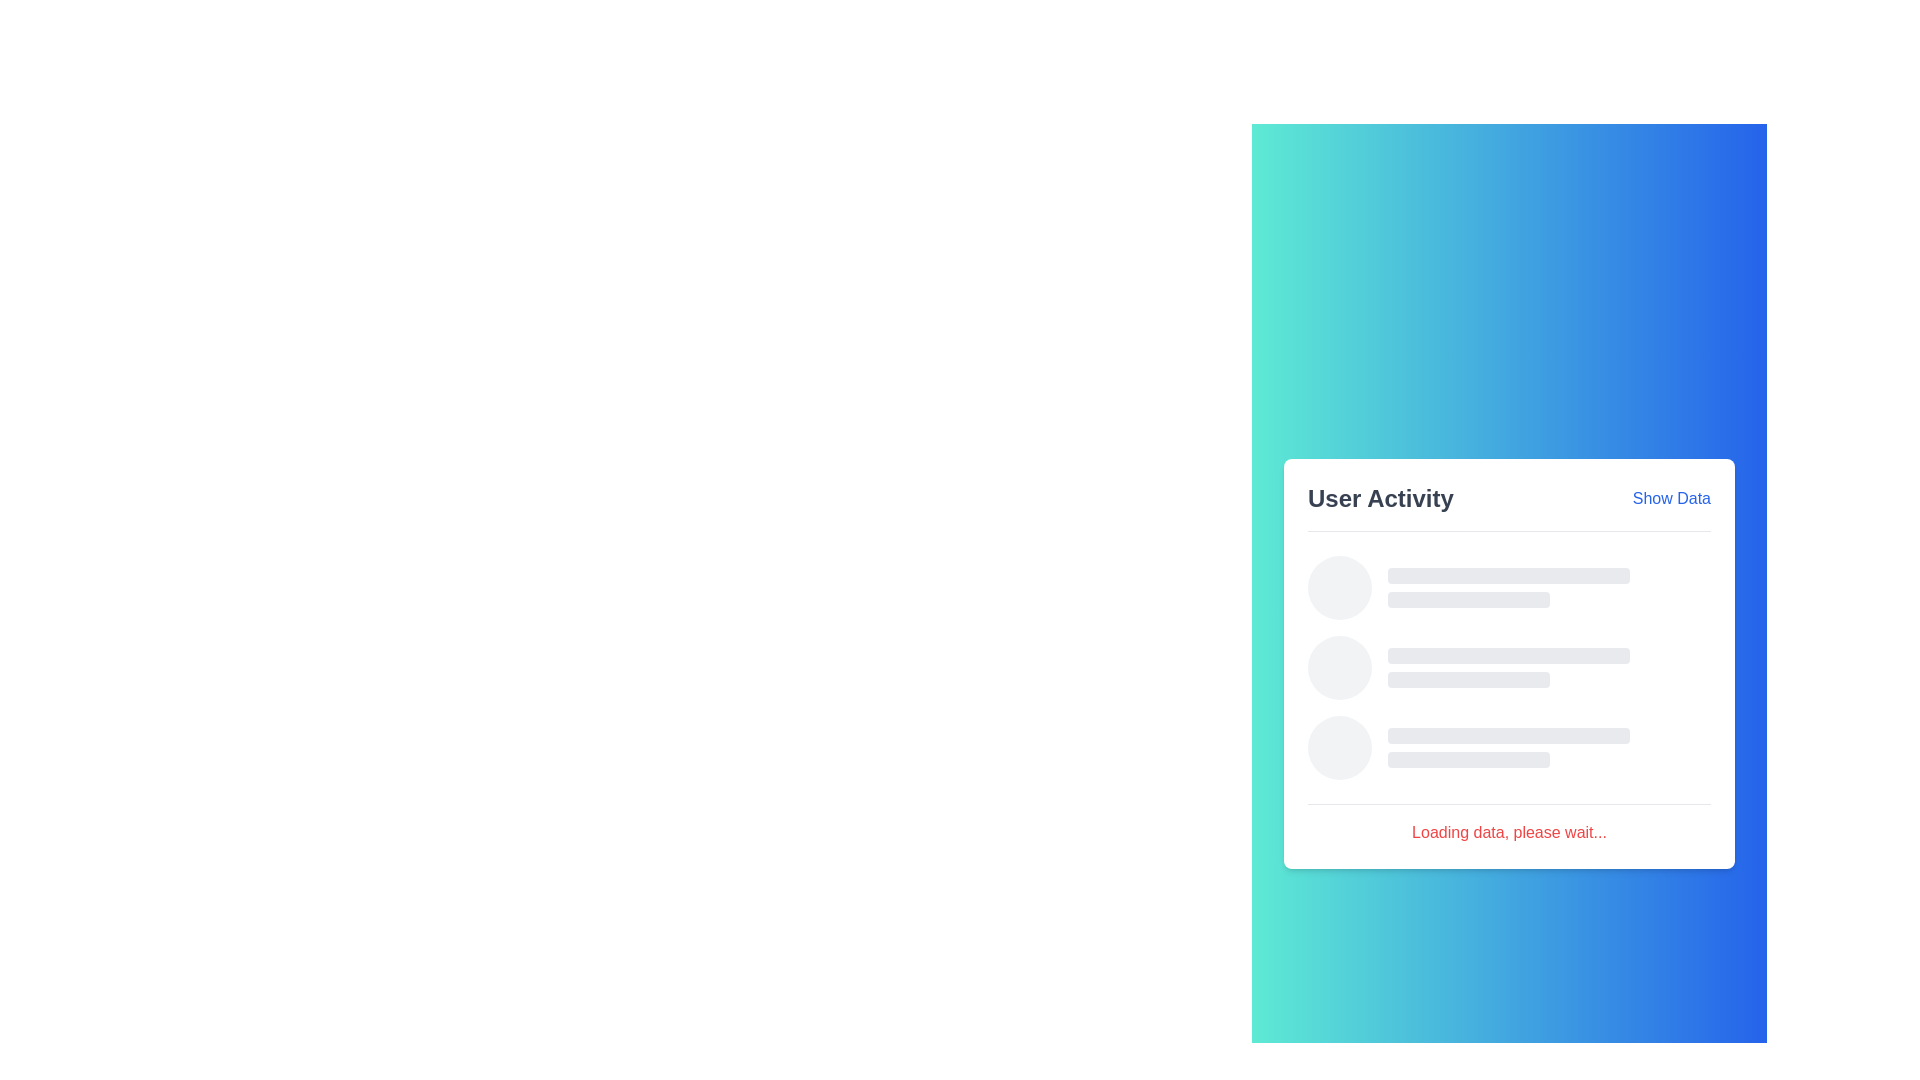  Describe the element at coordinates (1509, 824) in the screenshot. I see `the status indicator text label that informs the user about the current activity of data loading, located at the bottom of a white rectangular card with rounded corners` at that location.